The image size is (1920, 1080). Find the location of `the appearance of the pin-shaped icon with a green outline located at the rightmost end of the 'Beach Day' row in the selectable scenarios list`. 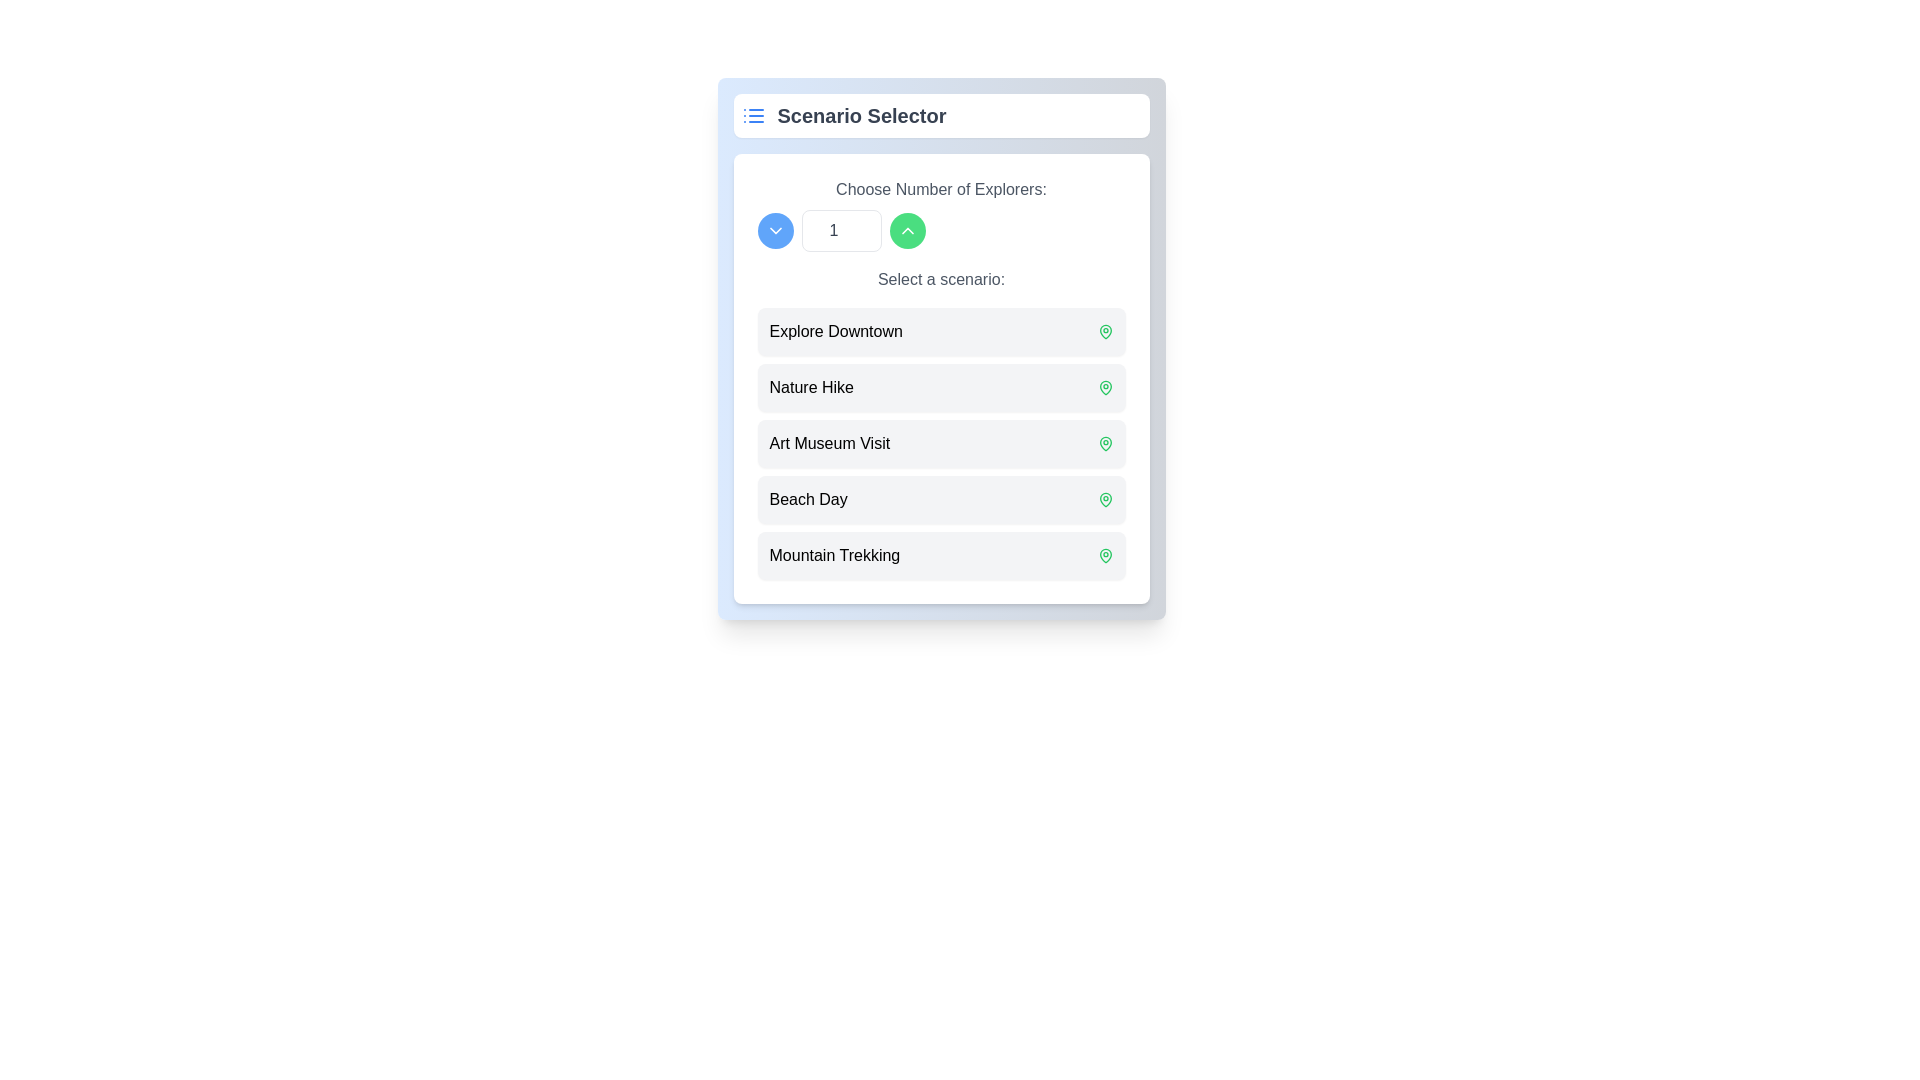

the appearance of the pin-shaped icon with a green outline located at the rightmost end of the 'Beach Day' row in the selectable scenarios list is located at coordinates (1104, 499).